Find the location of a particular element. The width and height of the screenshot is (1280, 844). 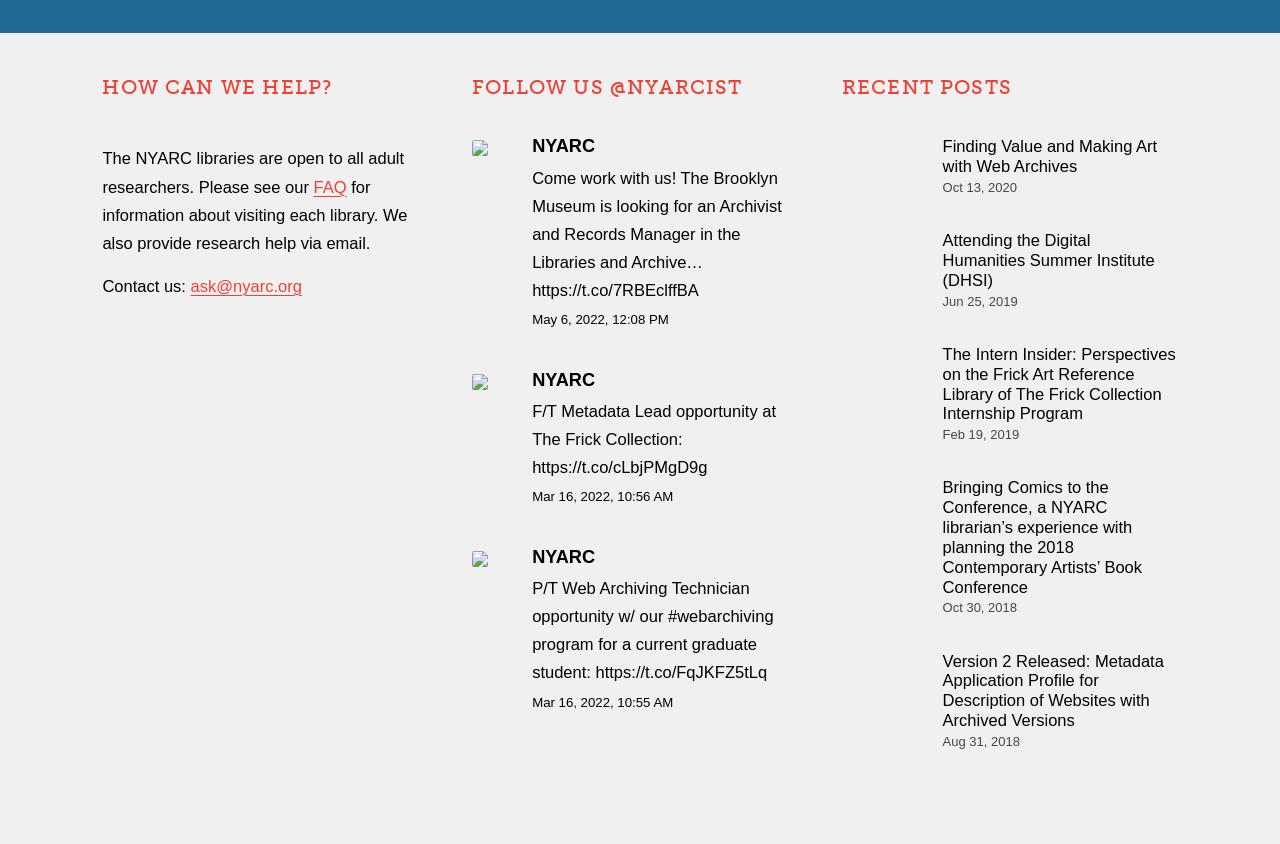

'program for a current graduate student:' is located at coordinates (644, 657).